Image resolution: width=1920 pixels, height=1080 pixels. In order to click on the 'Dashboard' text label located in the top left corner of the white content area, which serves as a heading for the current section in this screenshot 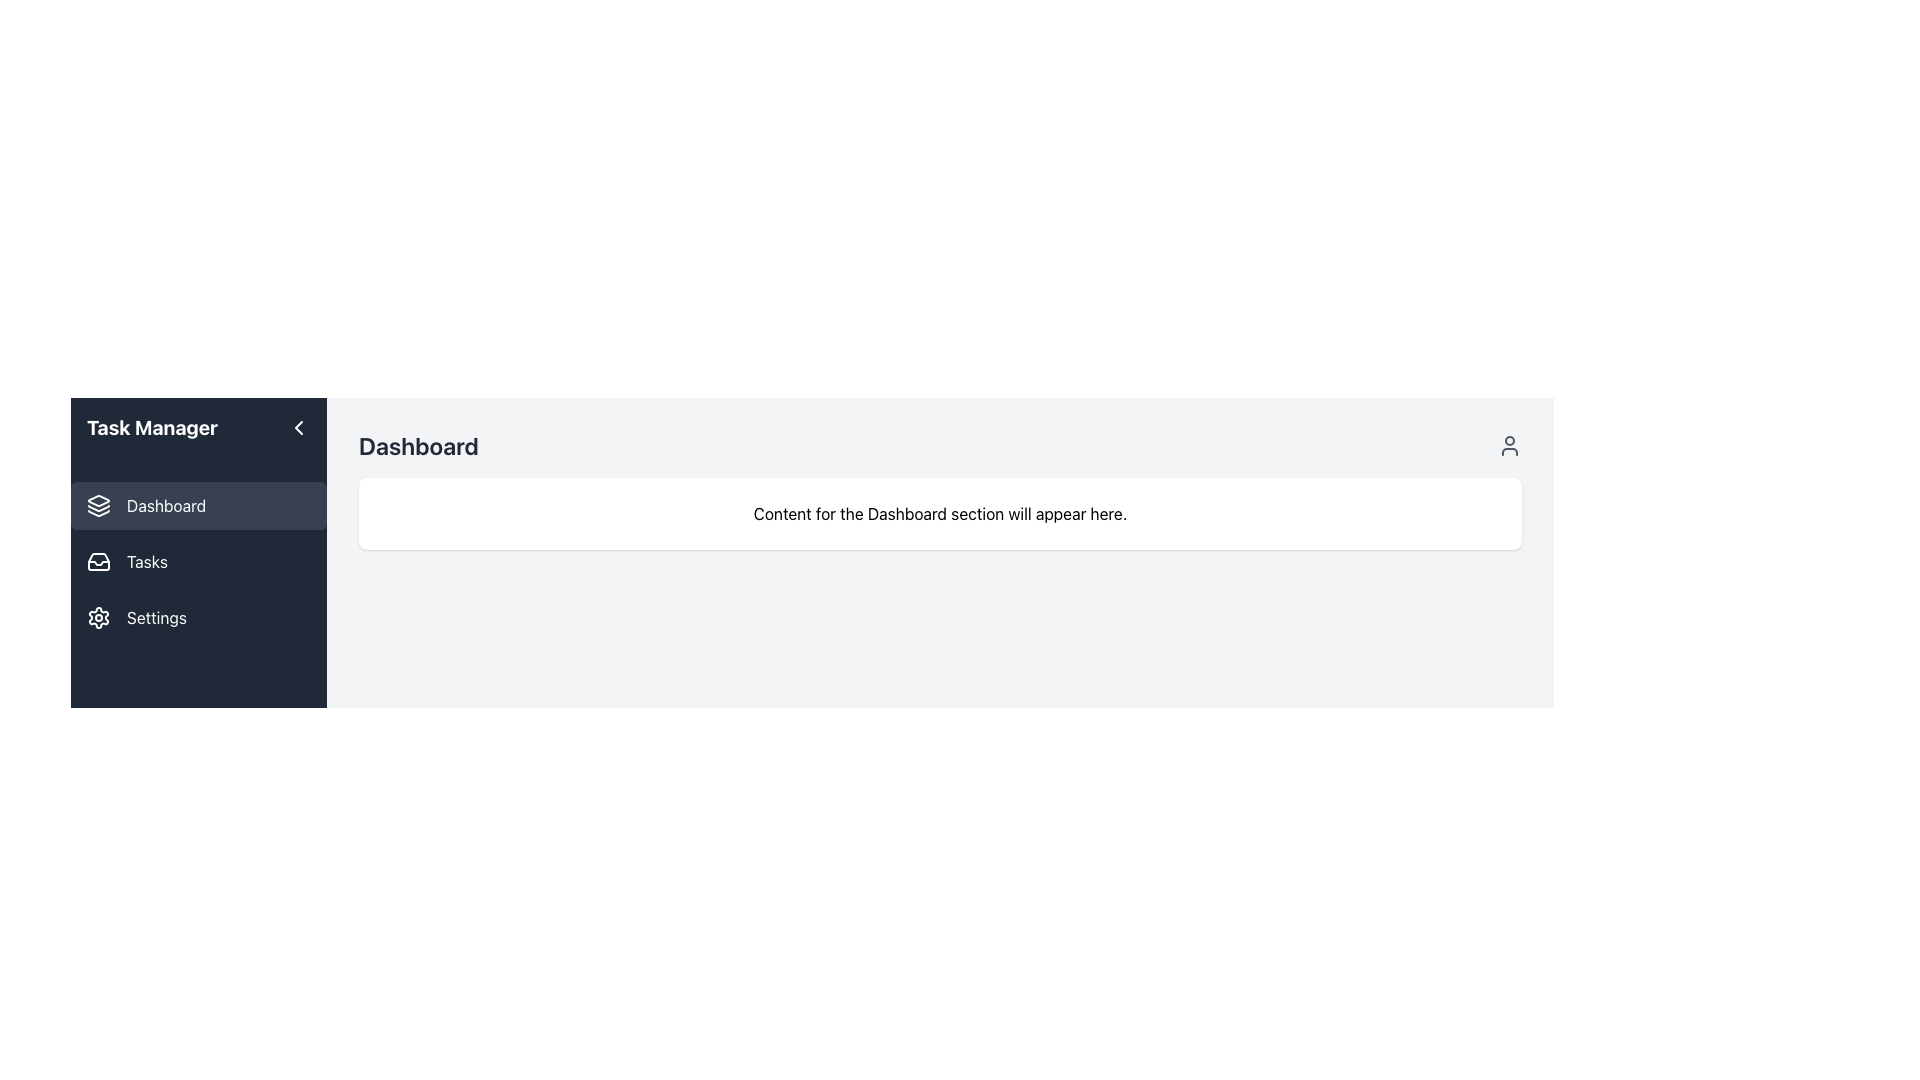, I will do `click(417, 445)`.